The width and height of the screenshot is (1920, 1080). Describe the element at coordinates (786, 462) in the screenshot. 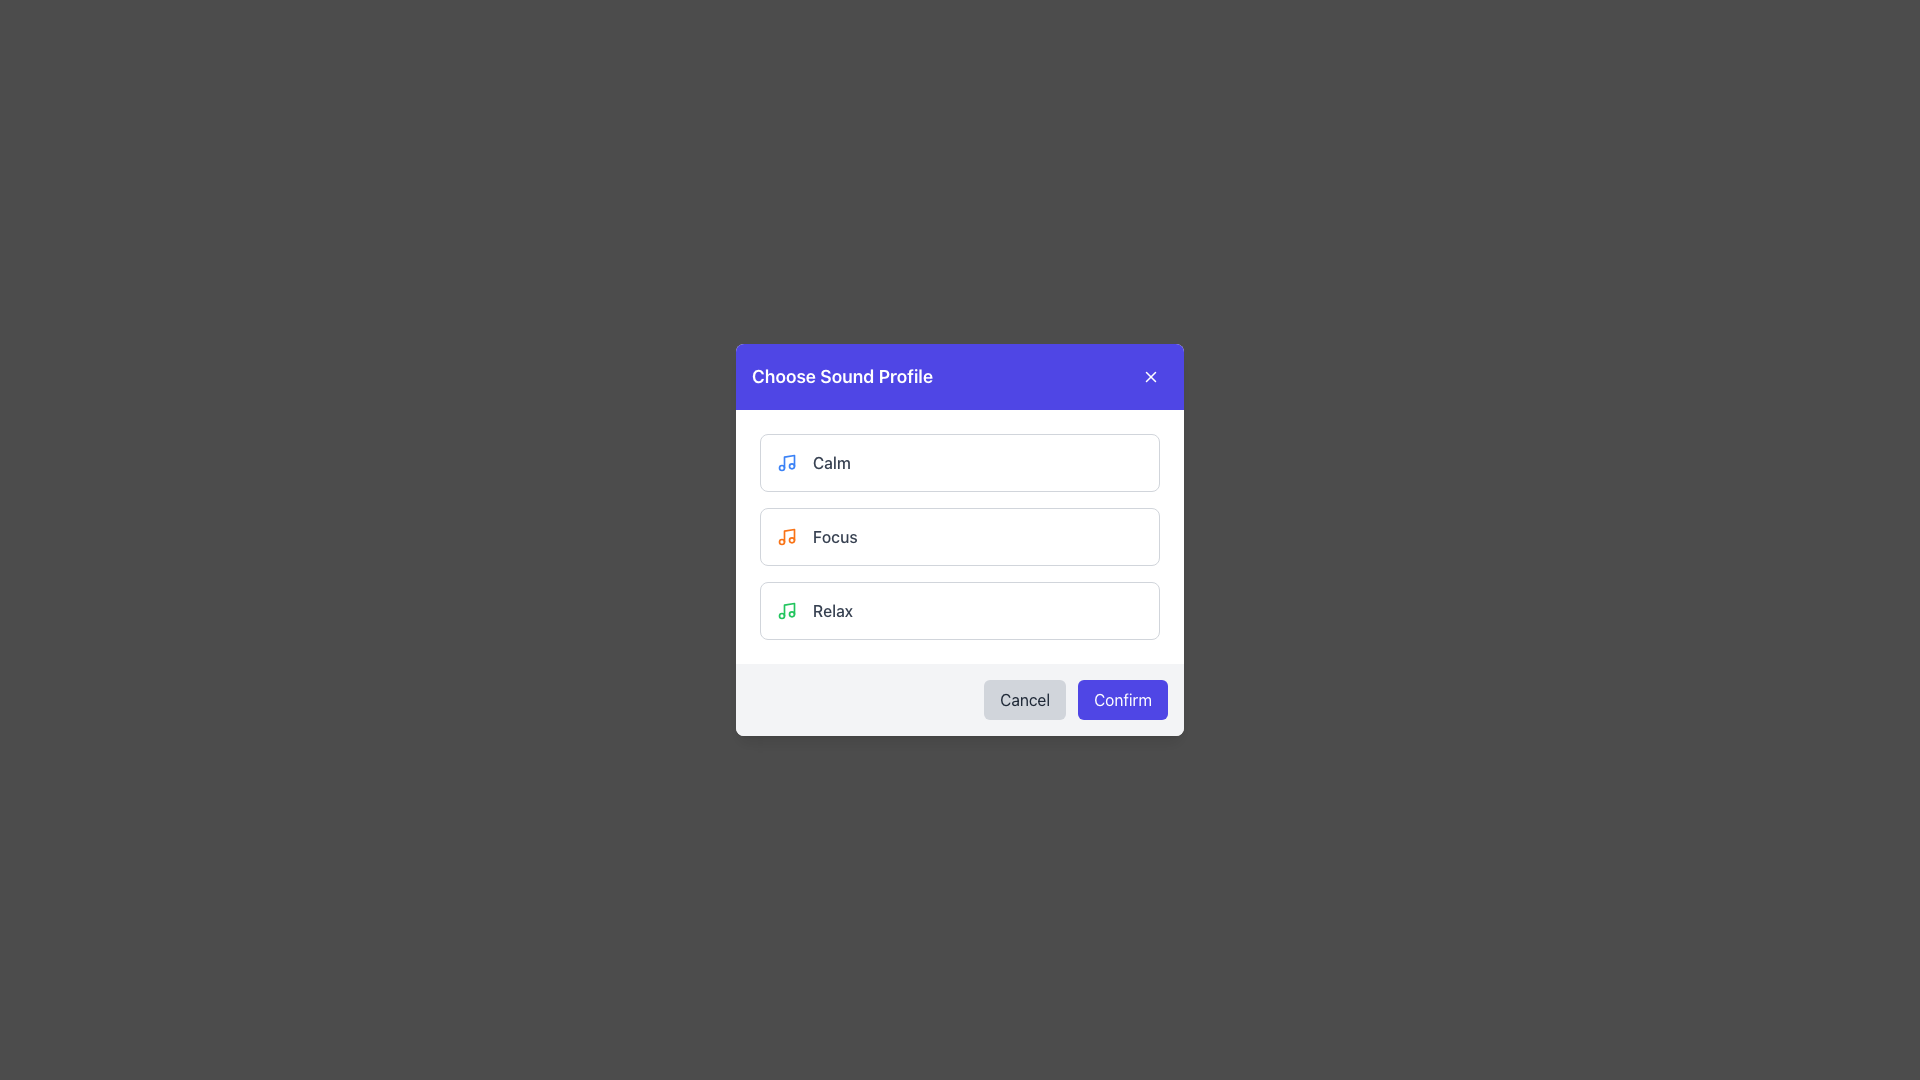

I see `the 'Calm' sound profile icon located at the topmost row of the list in the modal window, positioned to the far left and preceding the text label 'Calm'` at that location.